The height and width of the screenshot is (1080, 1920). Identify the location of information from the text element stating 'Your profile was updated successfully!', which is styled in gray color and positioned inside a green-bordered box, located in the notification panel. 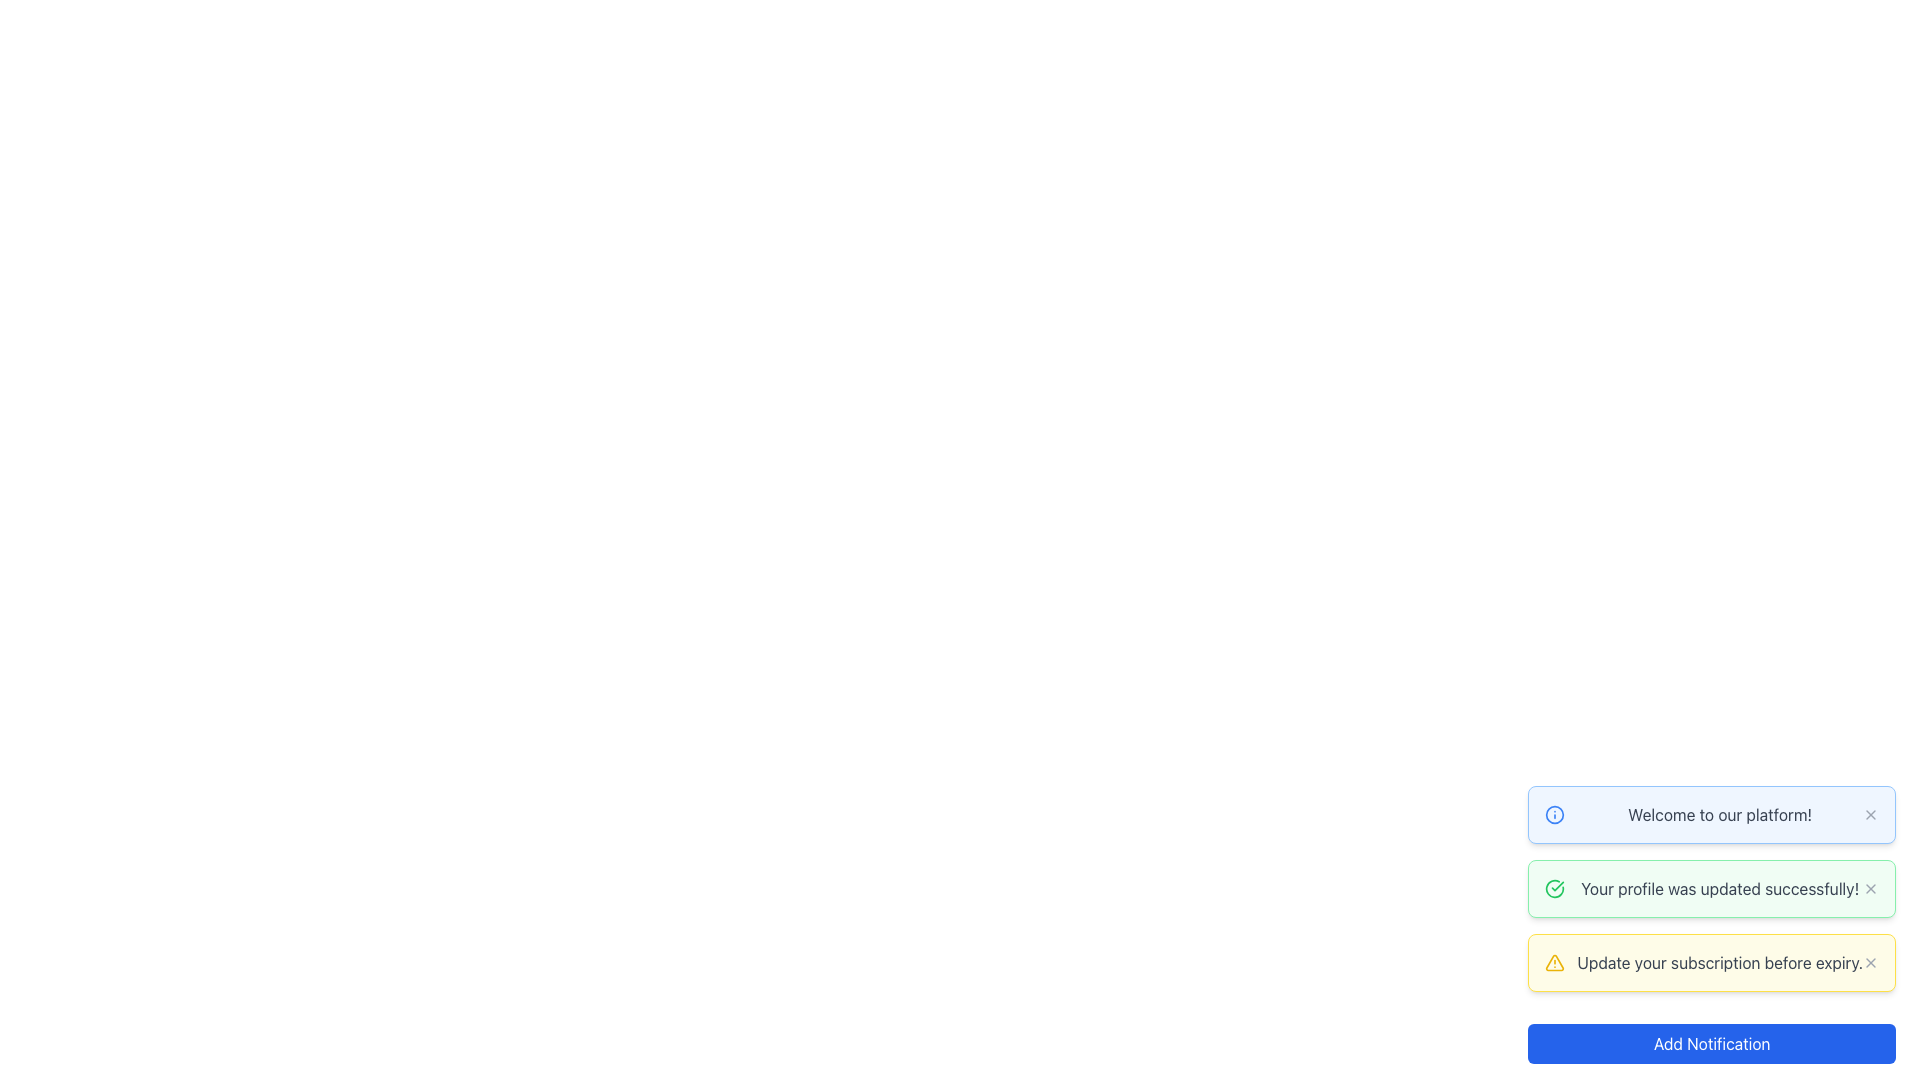
(1719, 887).